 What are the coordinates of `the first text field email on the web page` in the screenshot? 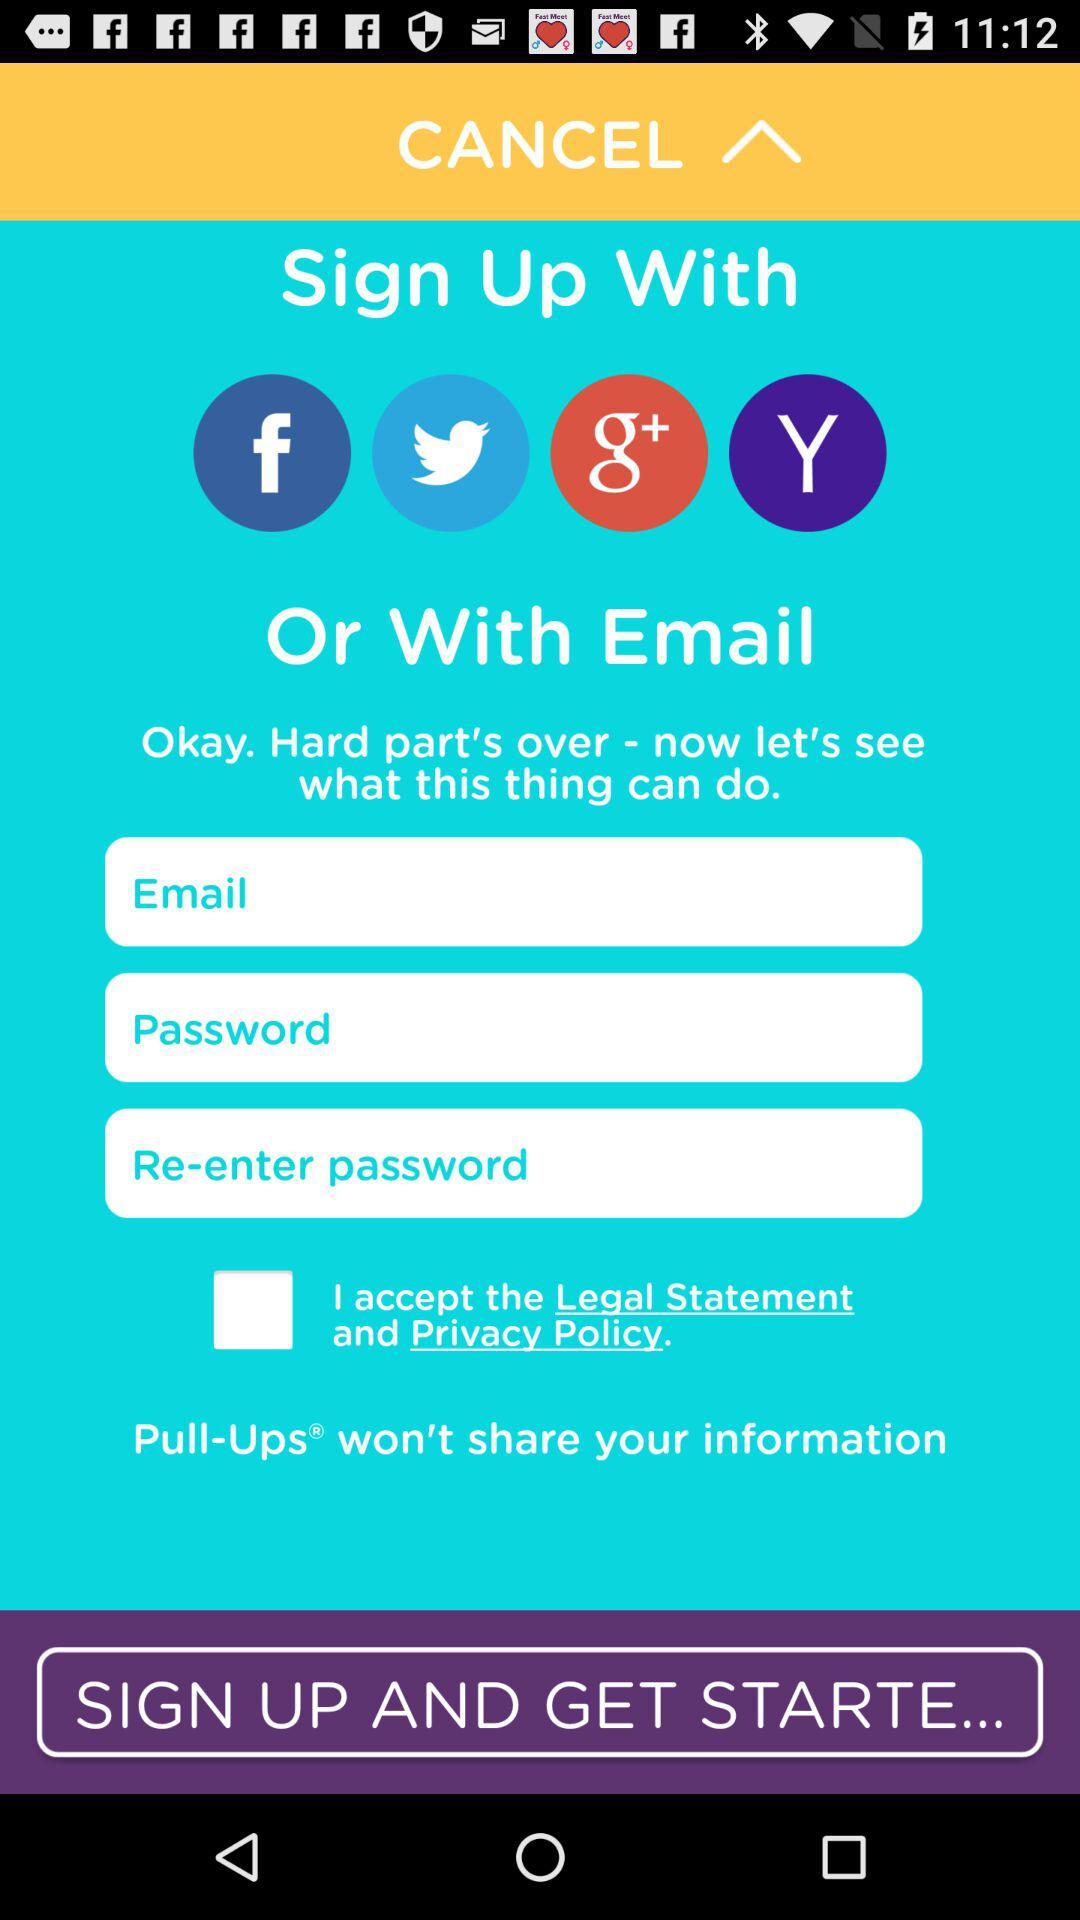 It's located at (512, 891).